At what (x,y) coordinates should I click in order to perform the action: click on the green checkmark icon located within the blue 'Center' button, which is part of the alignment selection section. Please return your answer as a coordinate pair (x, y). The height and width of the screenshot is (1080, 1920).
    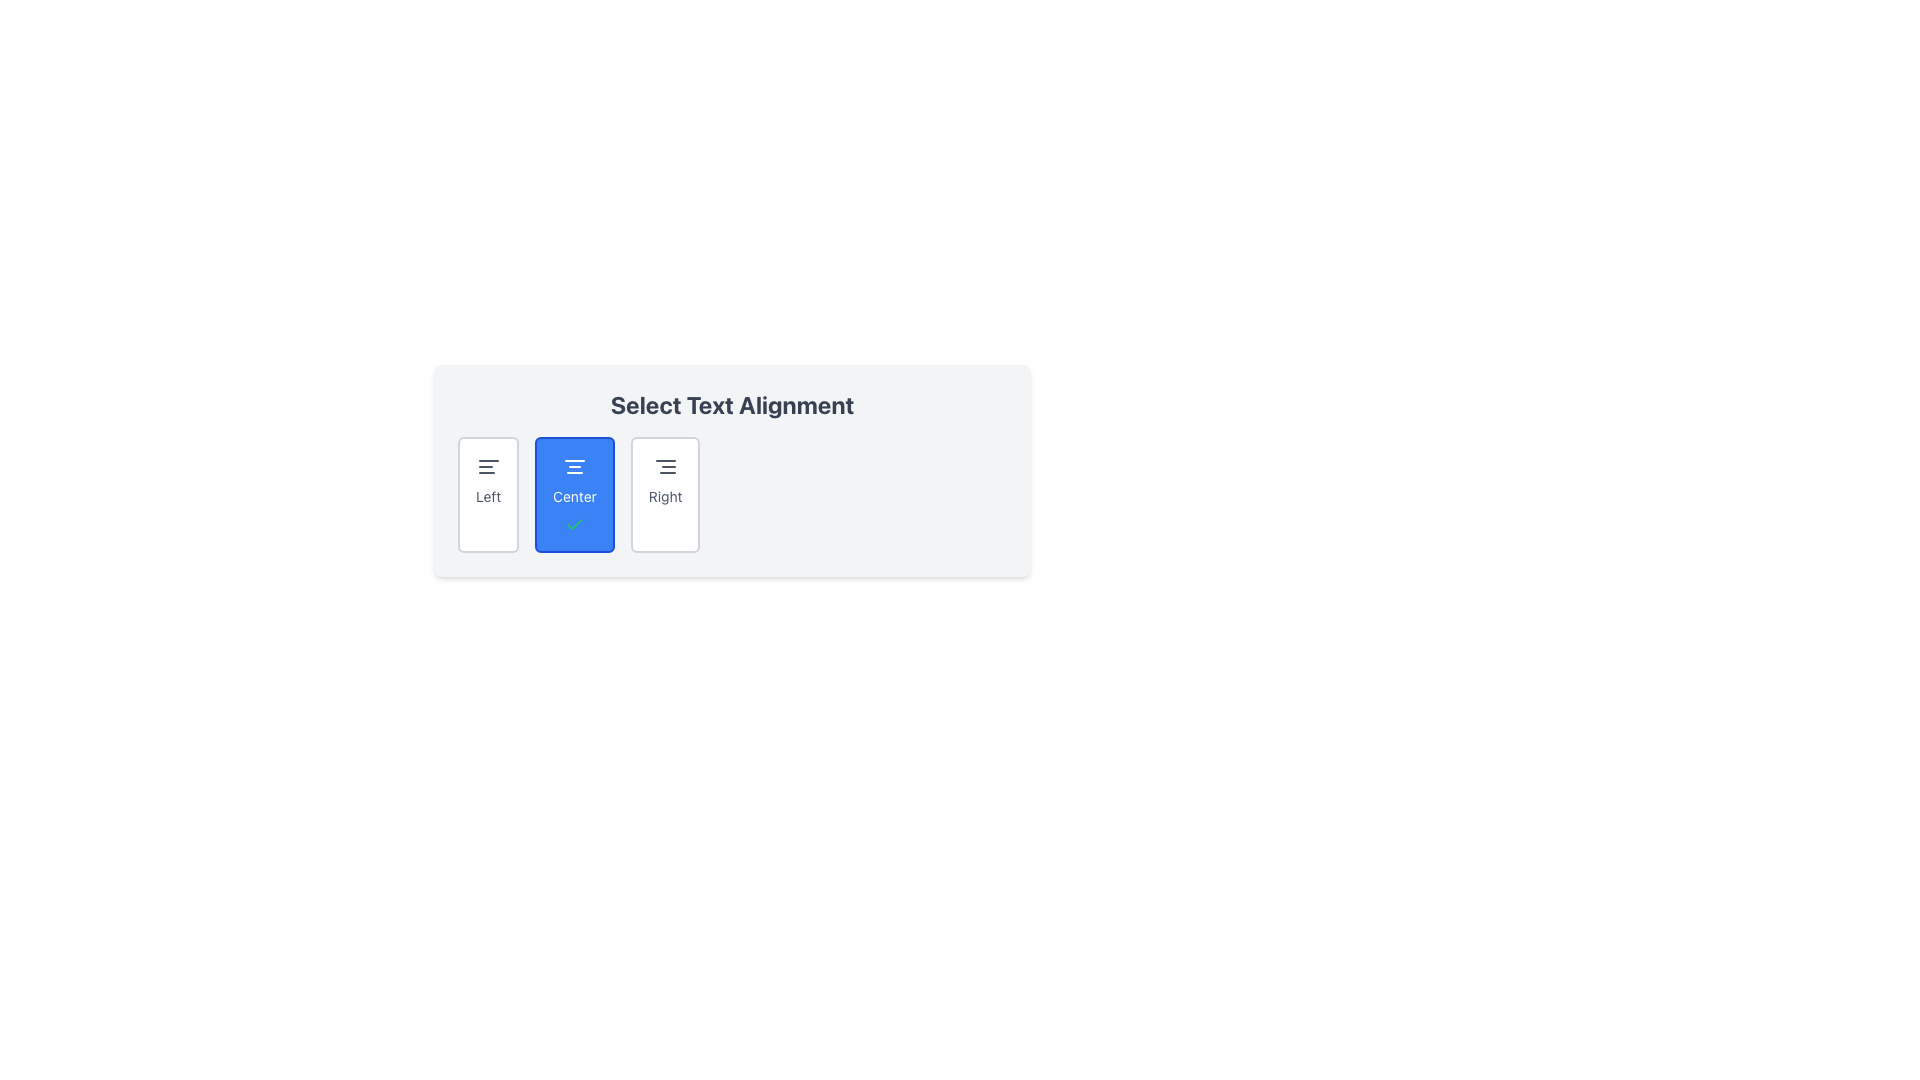
    Looking at the image, I should click on (574, 523).